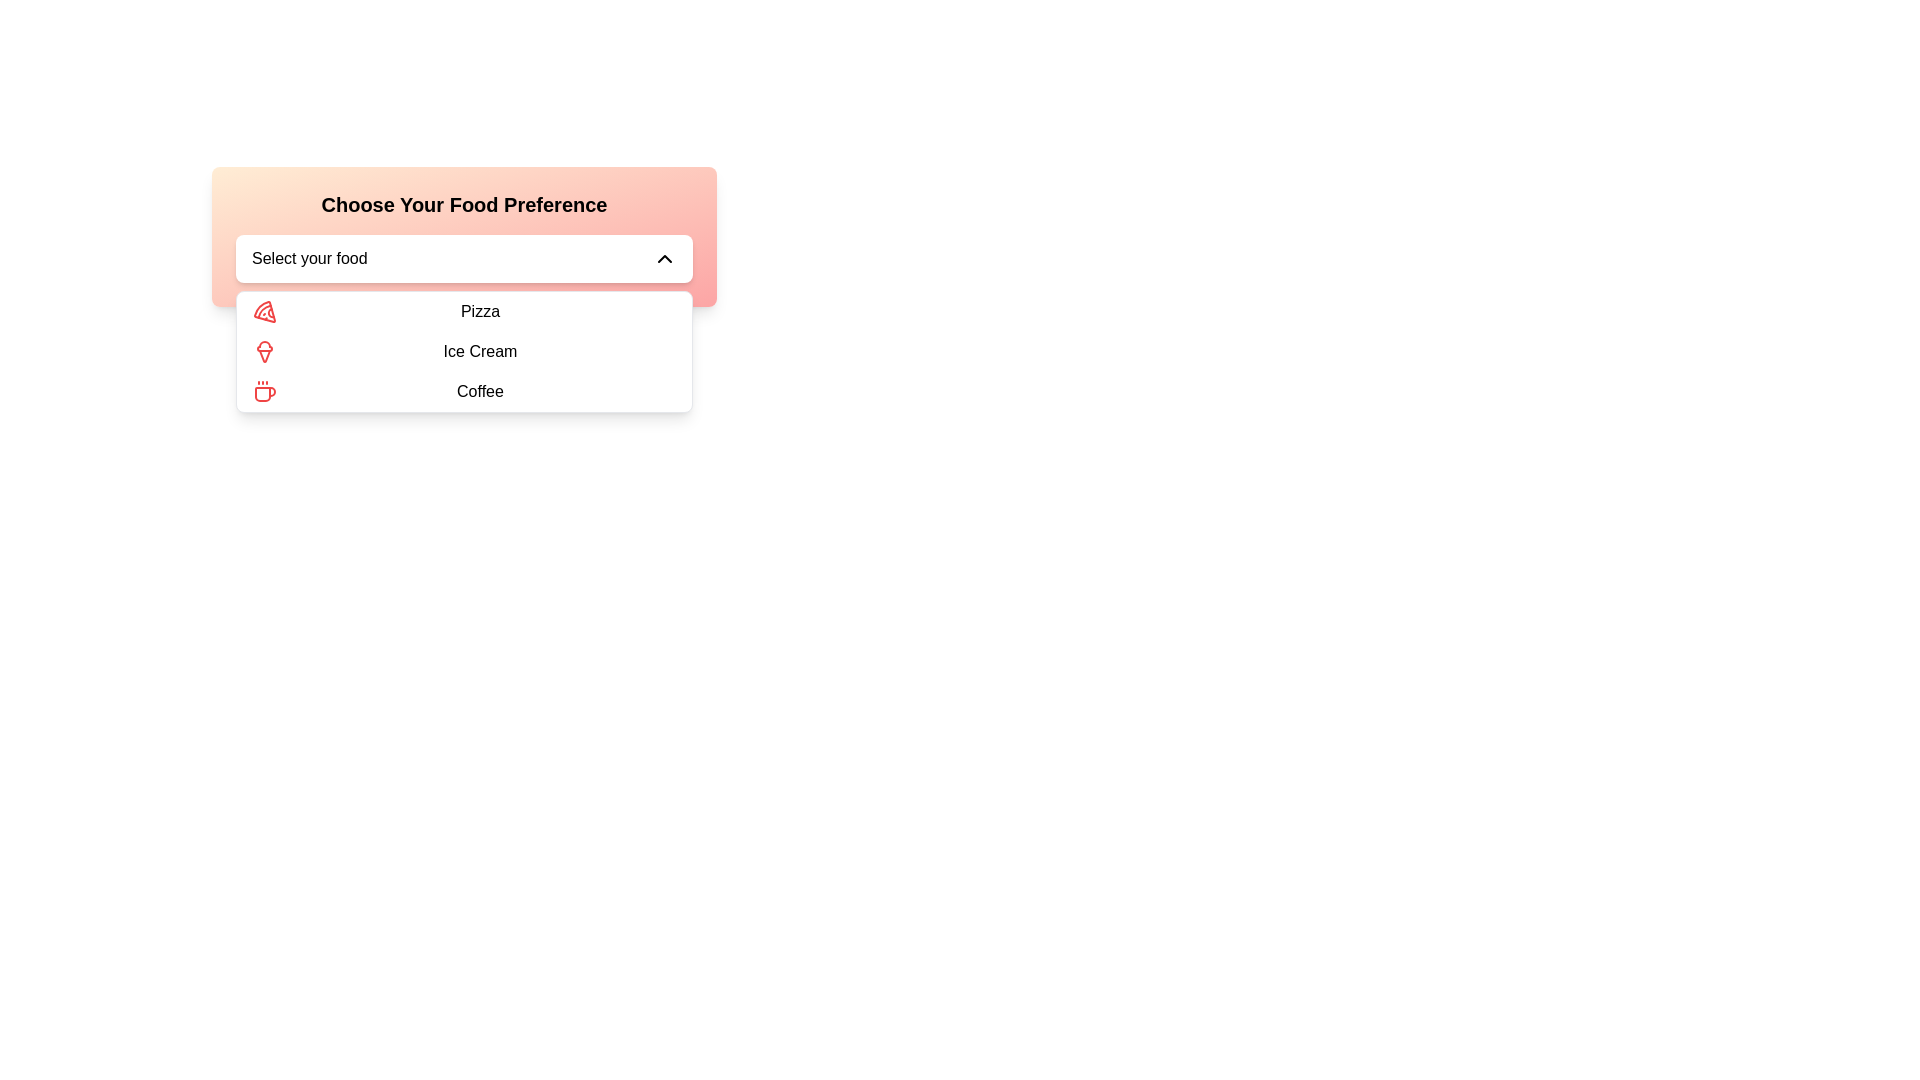 Image resolution: width=1920 pixels, height=1080 pixels. I want to click on the 'Coffee' option in the dropdown menu, so click(480, 392).